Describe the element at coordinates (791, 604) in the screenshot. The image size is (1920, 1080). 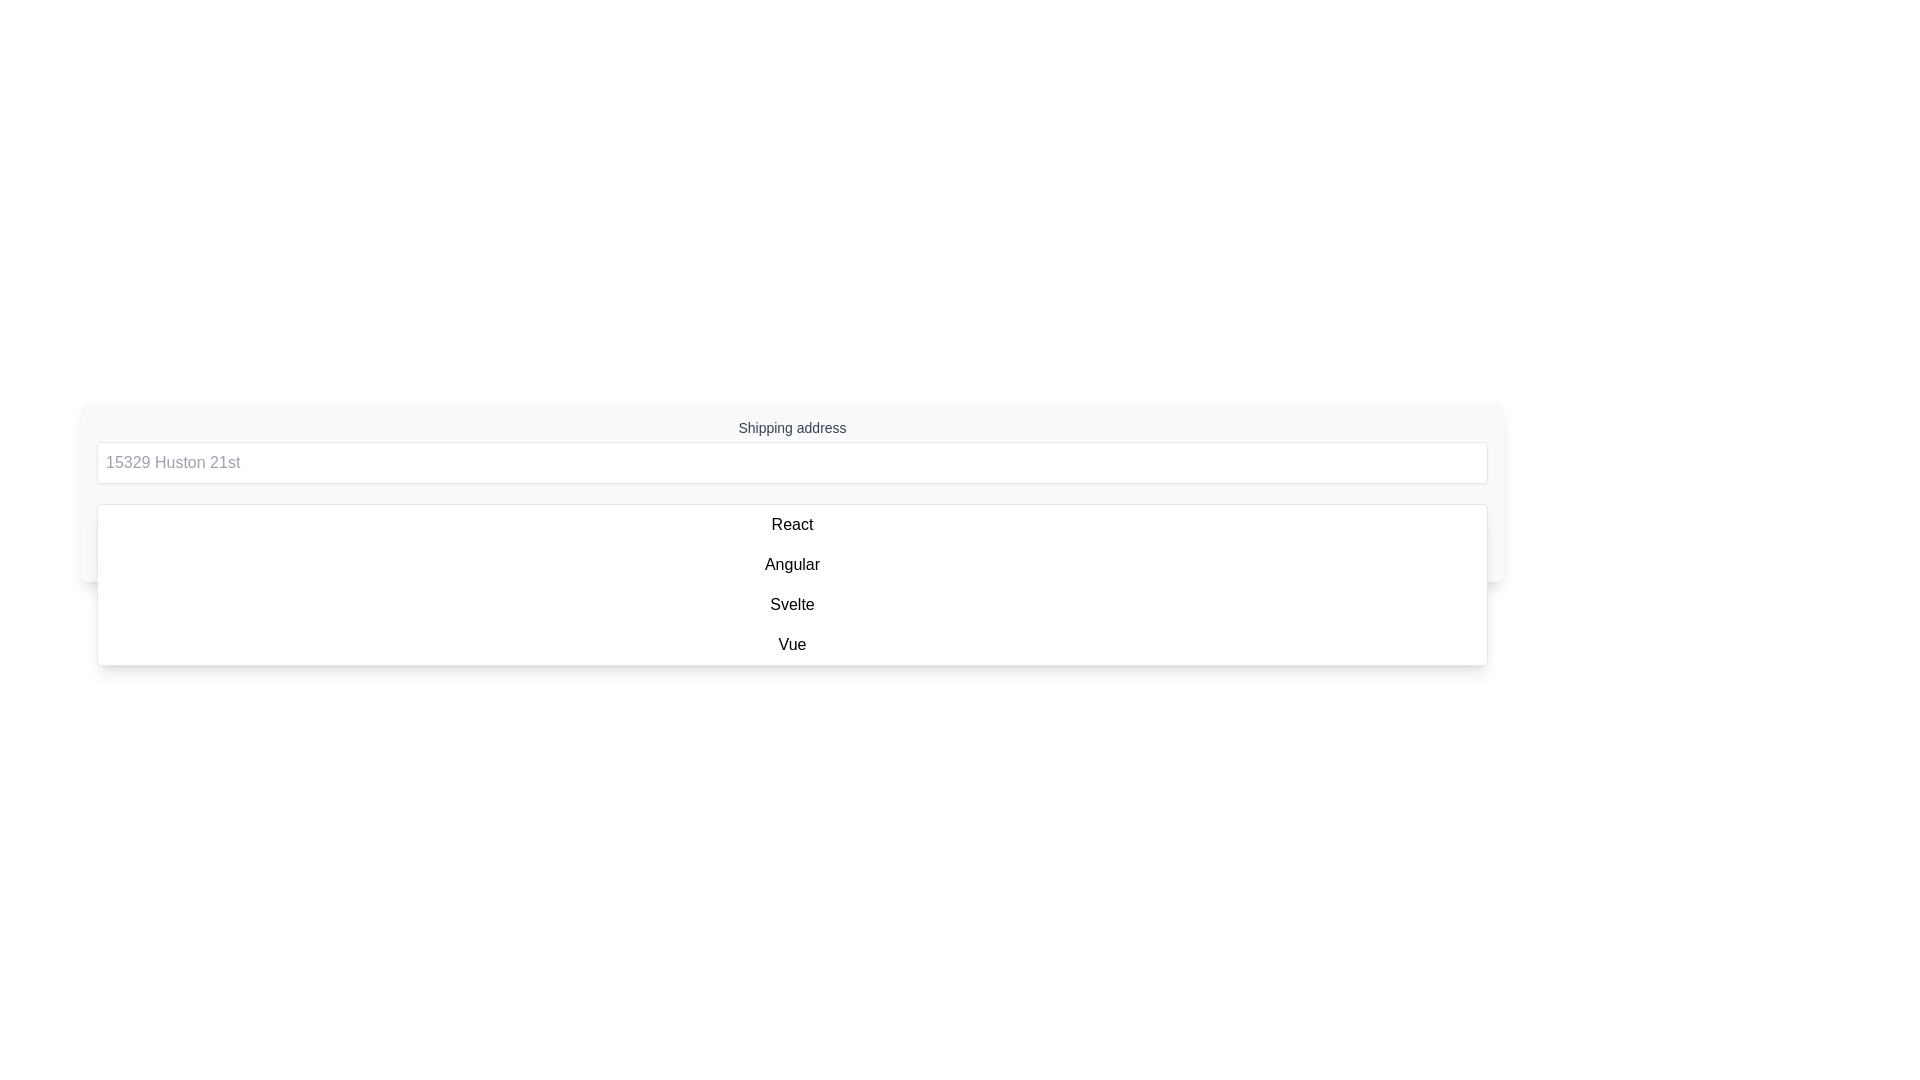
I see `the third selectable list item in the dropdown menu` at that location.